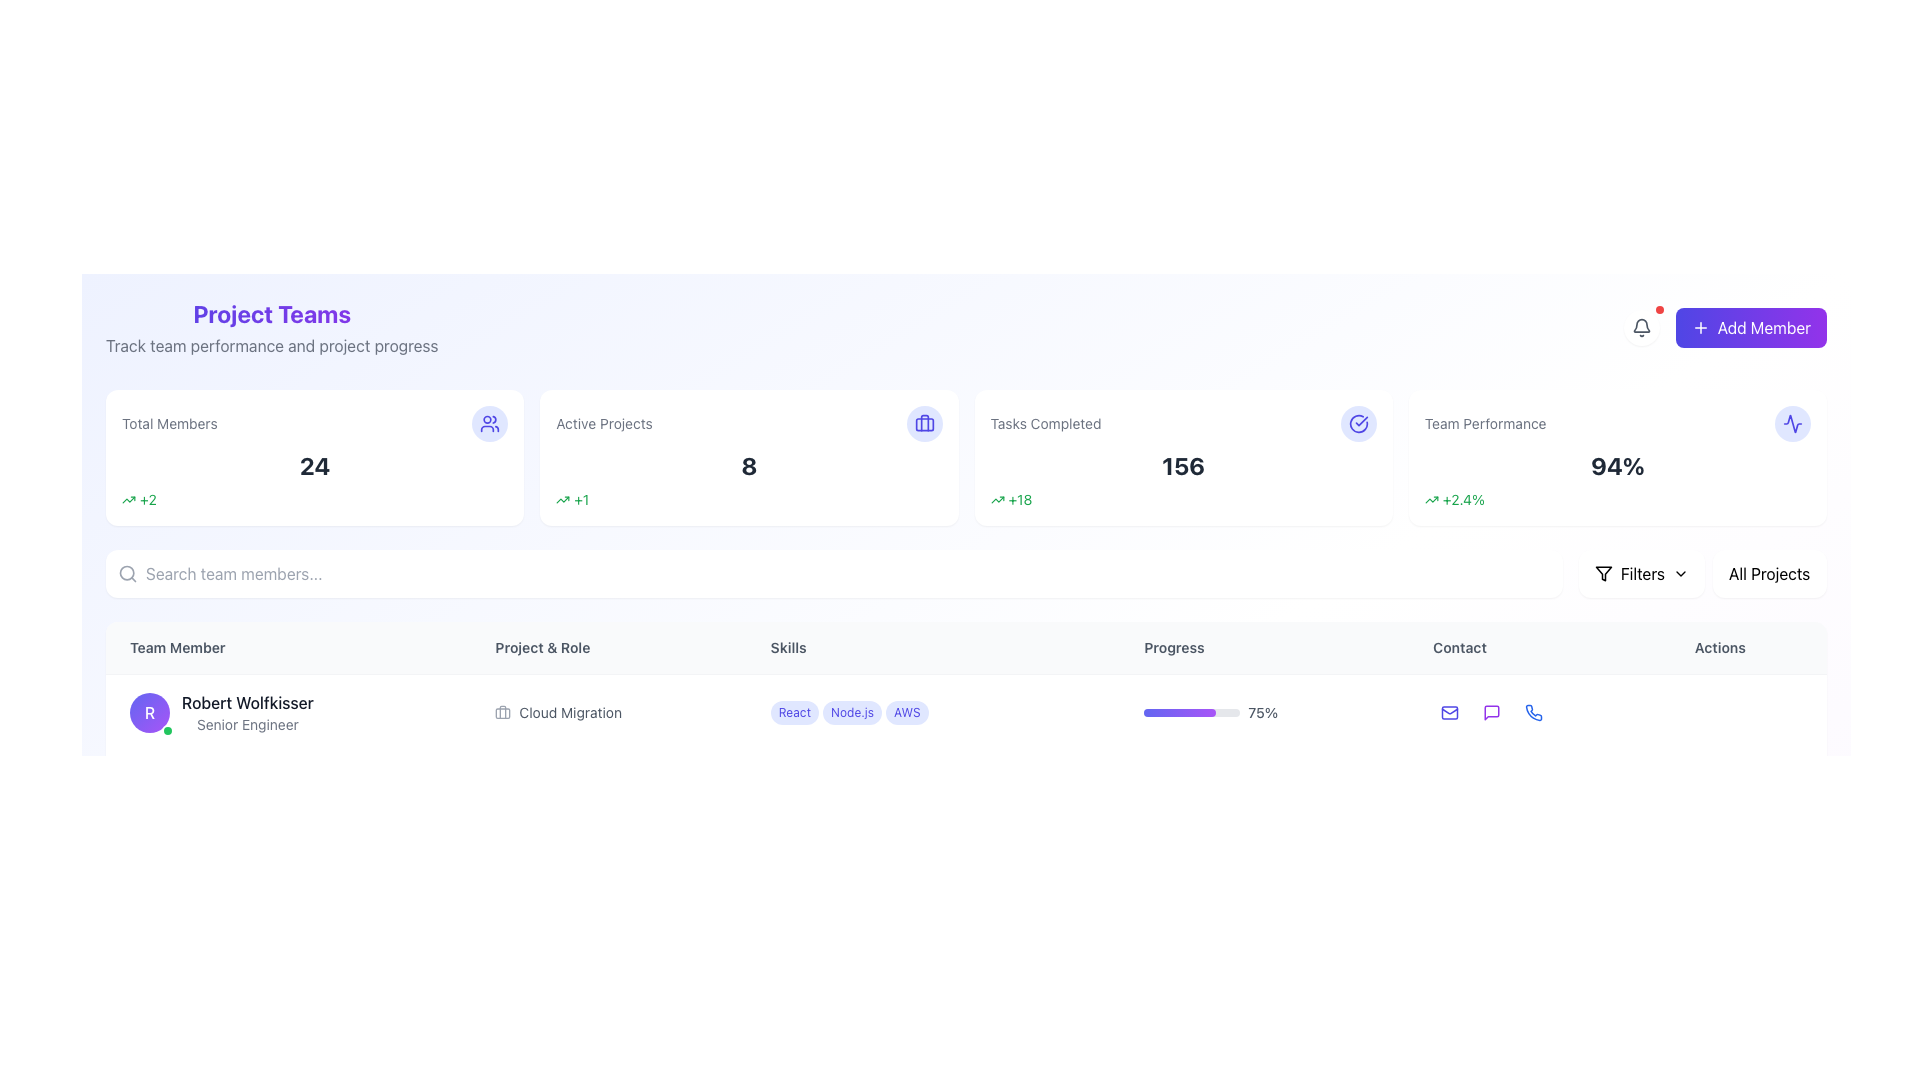 Image resolution: width=1920 pixels, height=1080 pixels. Describe the element at coordinates (126, 573) in the screenshot. I see `the circular lens of the magnifying glass design within the search icon located at the left edge of the search bar` at that location.